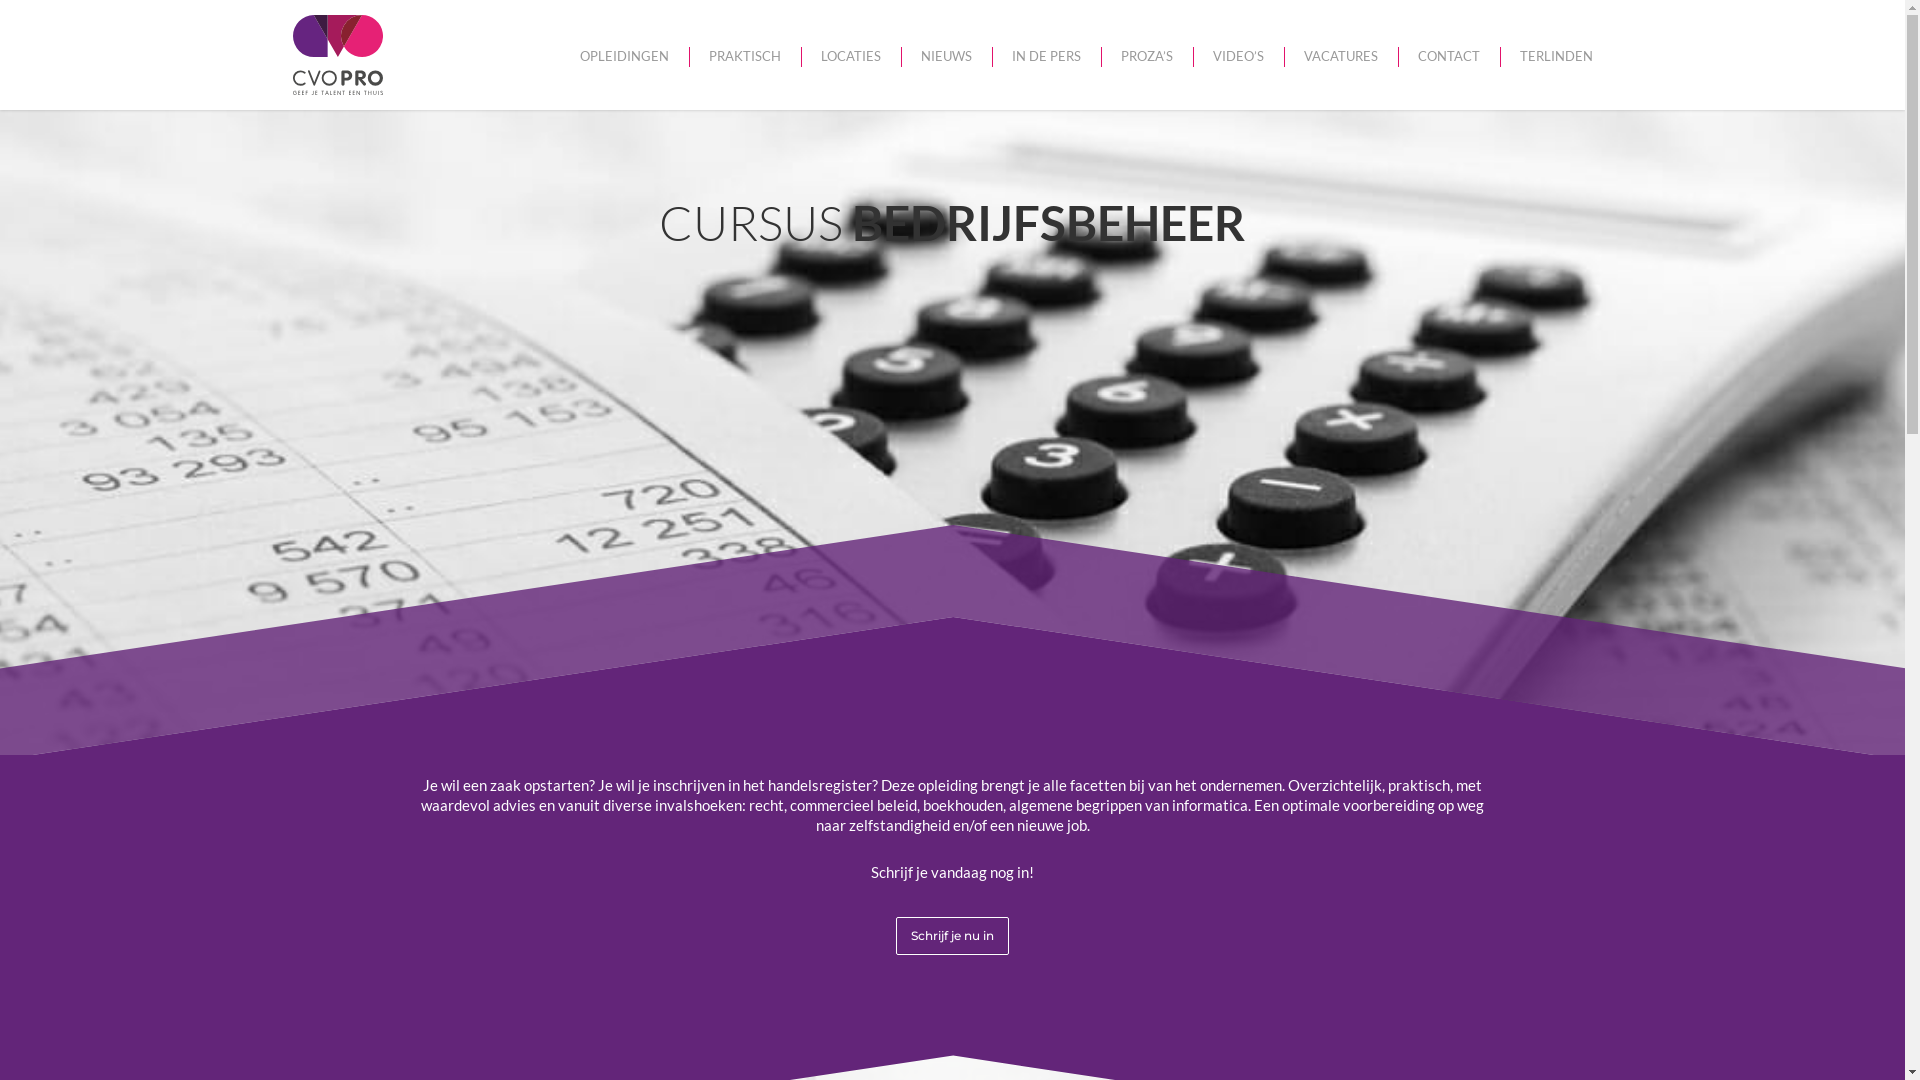 This screenshot has width=1920, height=1080. I want to click on 'Schrijf je nu in', so click(951, 936).